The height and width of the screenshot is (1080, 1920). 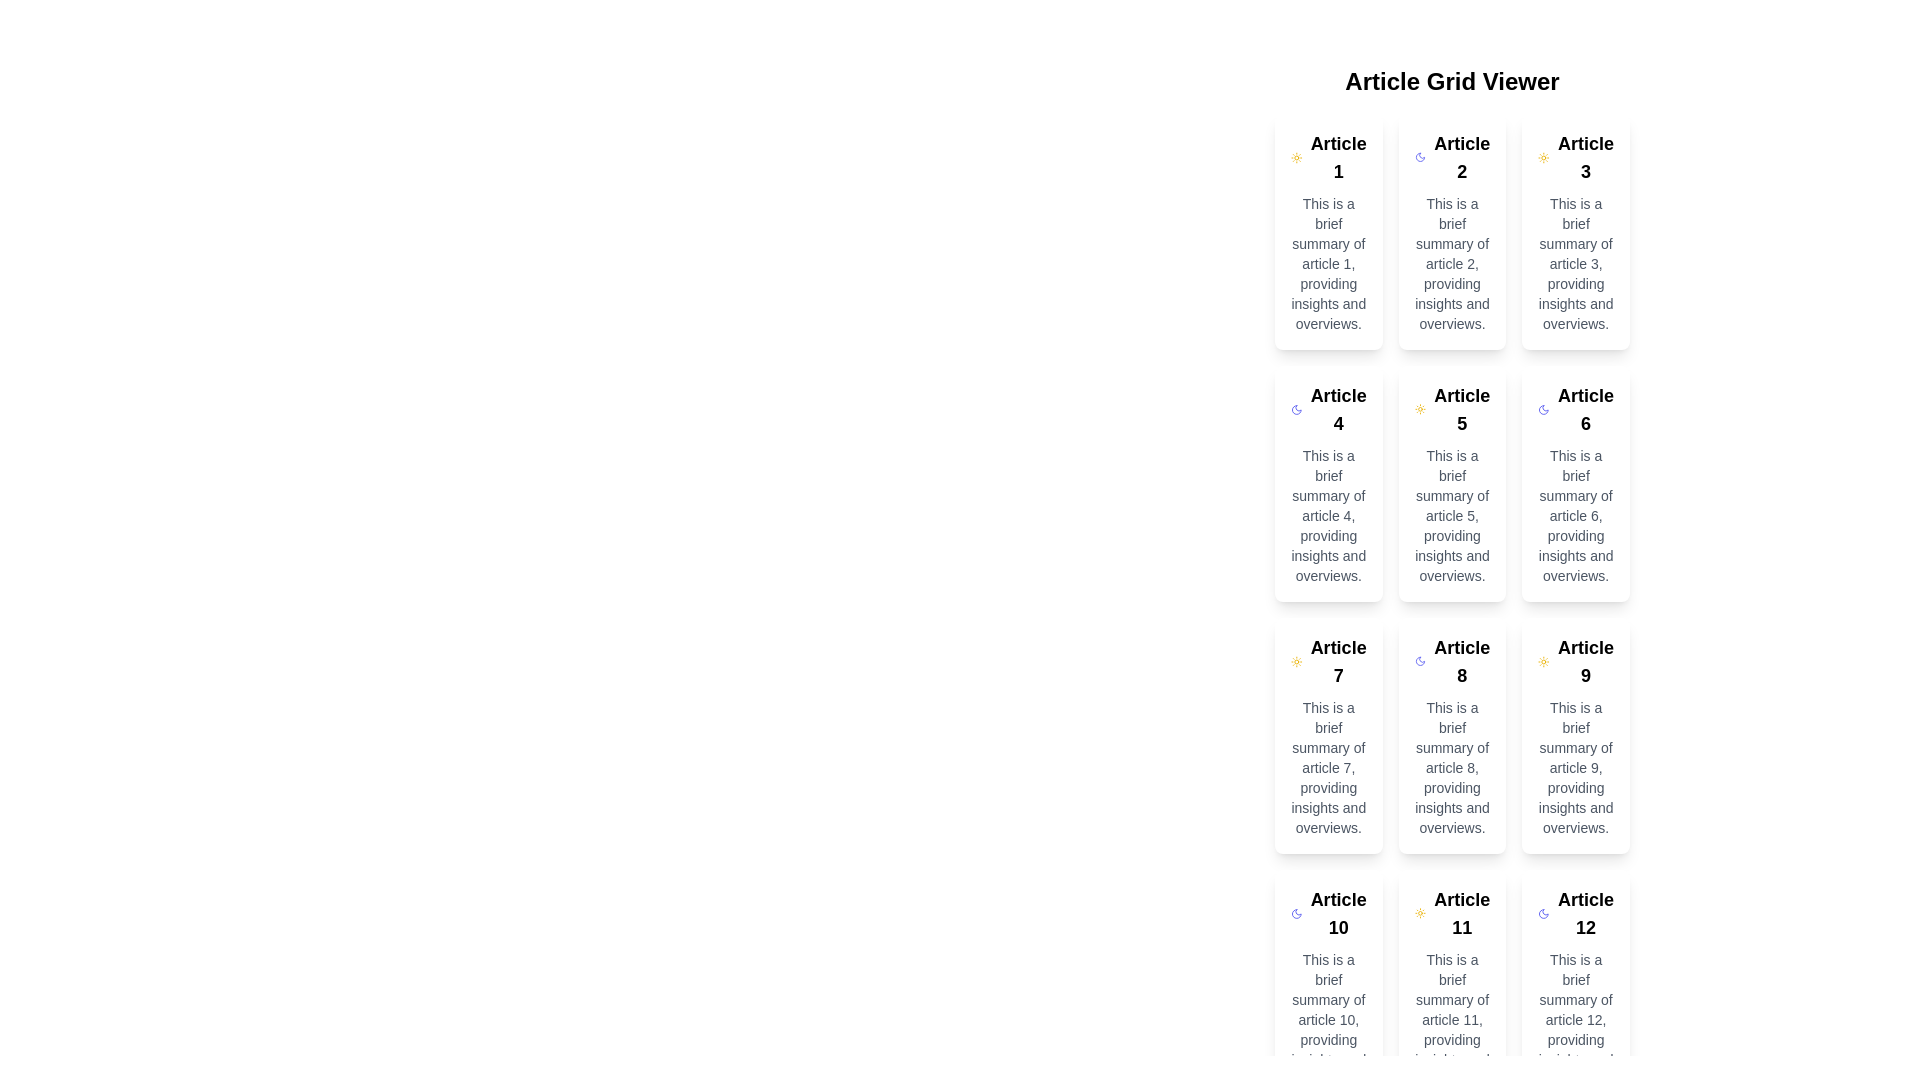 What do you see at coordinates (1452, 914) in the screenshot?
I see `the Text Label for 'Article 11'` at bounding box center [1452, 914].